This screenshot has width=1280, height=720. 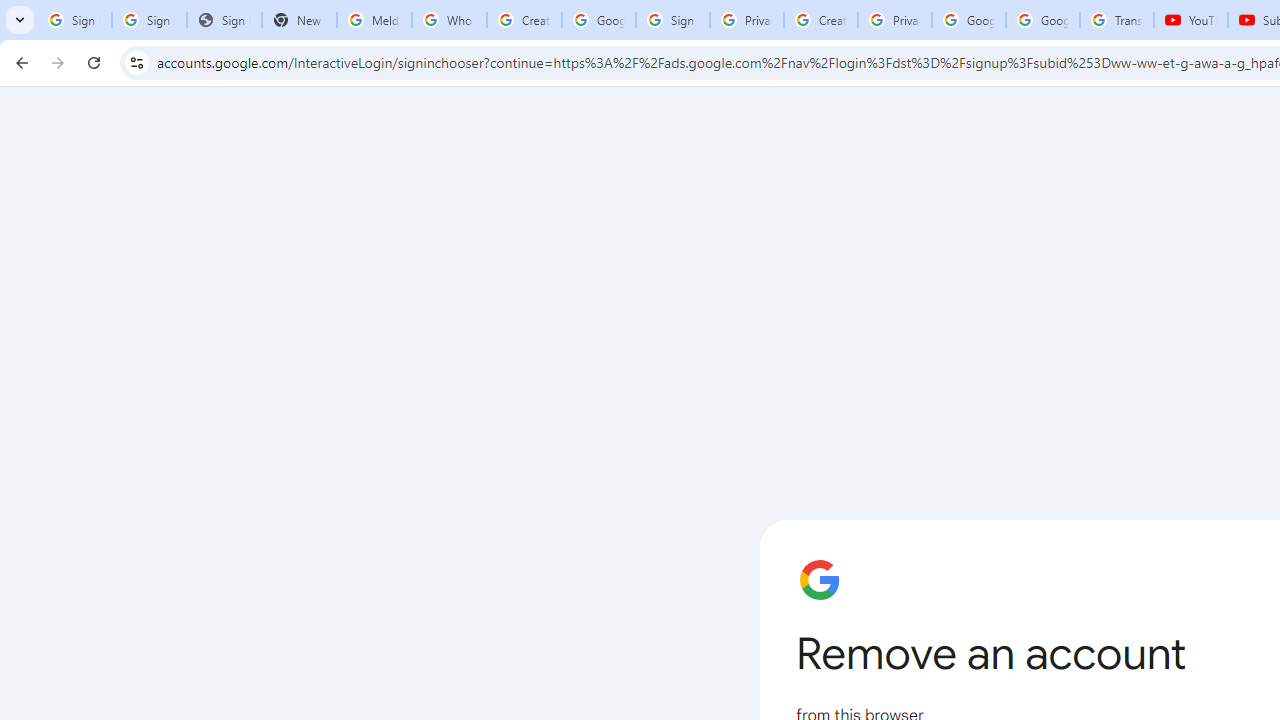 What do you see at coordinates (1191, 20) in the screenshot?
I see `'YouTube'` at bounding box center [1191, 20].